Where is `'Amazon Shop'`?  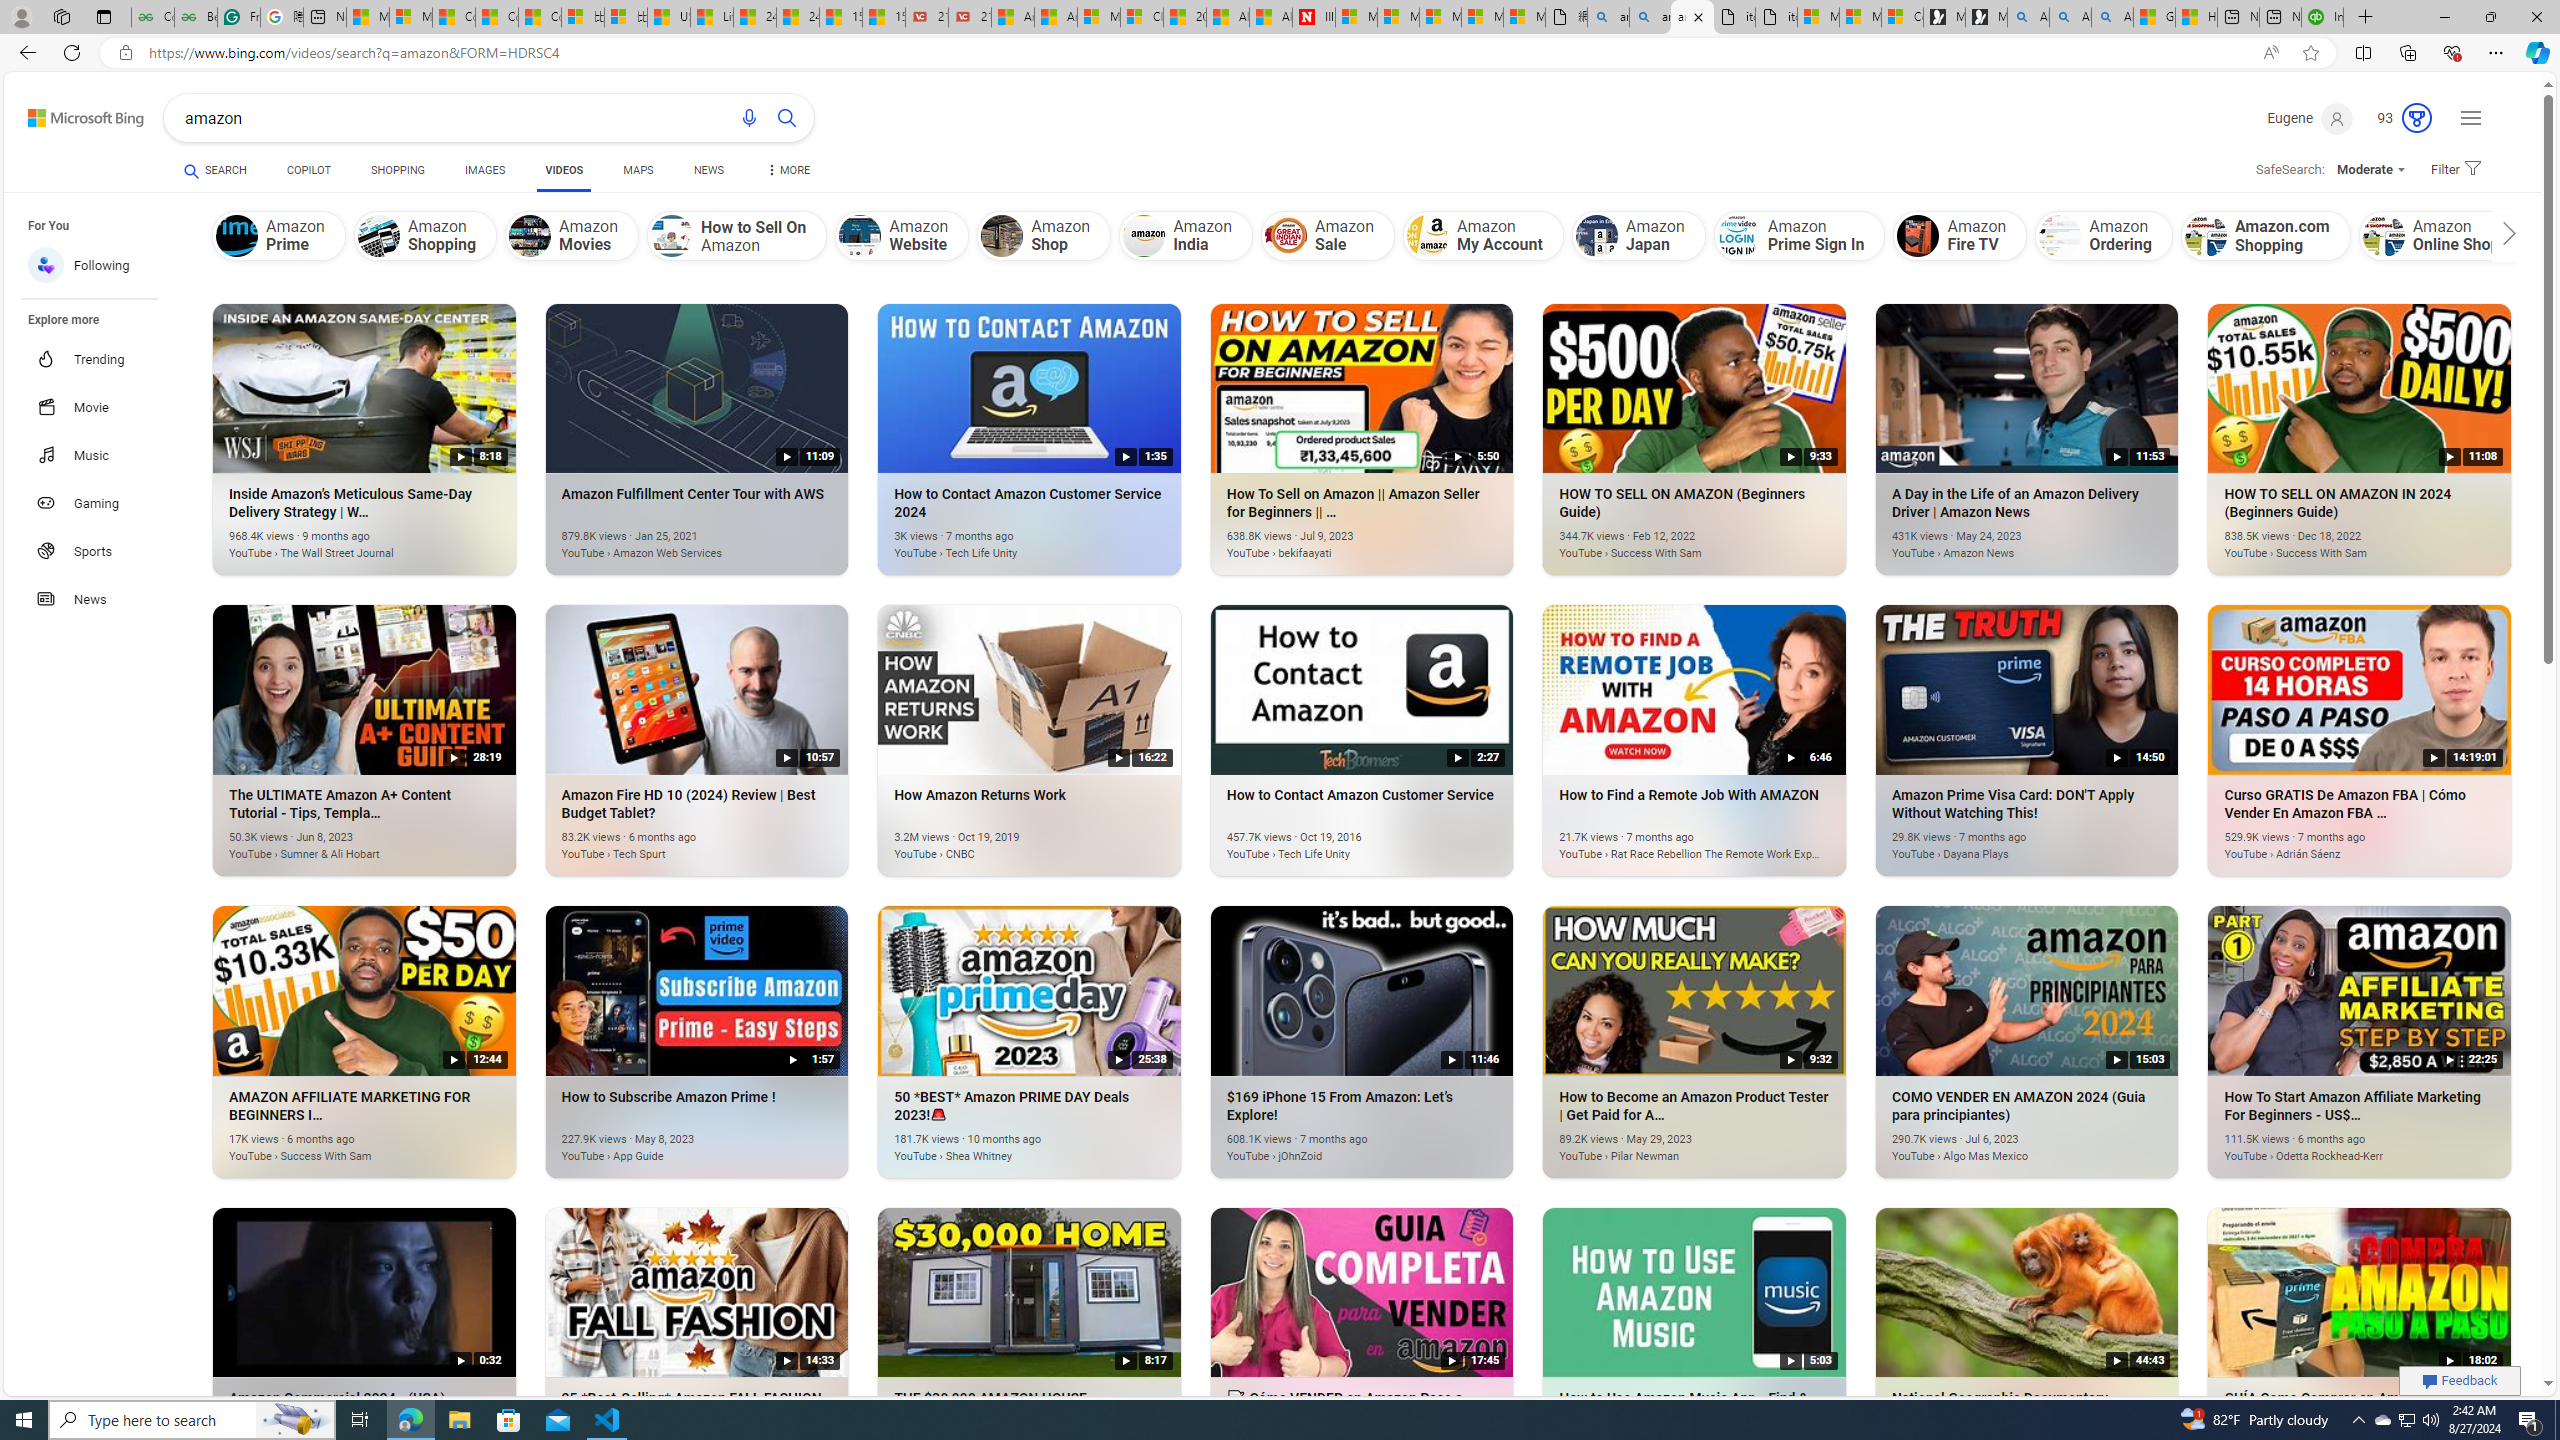 'Amazon Shop' is located at coordinates (1002, 234).